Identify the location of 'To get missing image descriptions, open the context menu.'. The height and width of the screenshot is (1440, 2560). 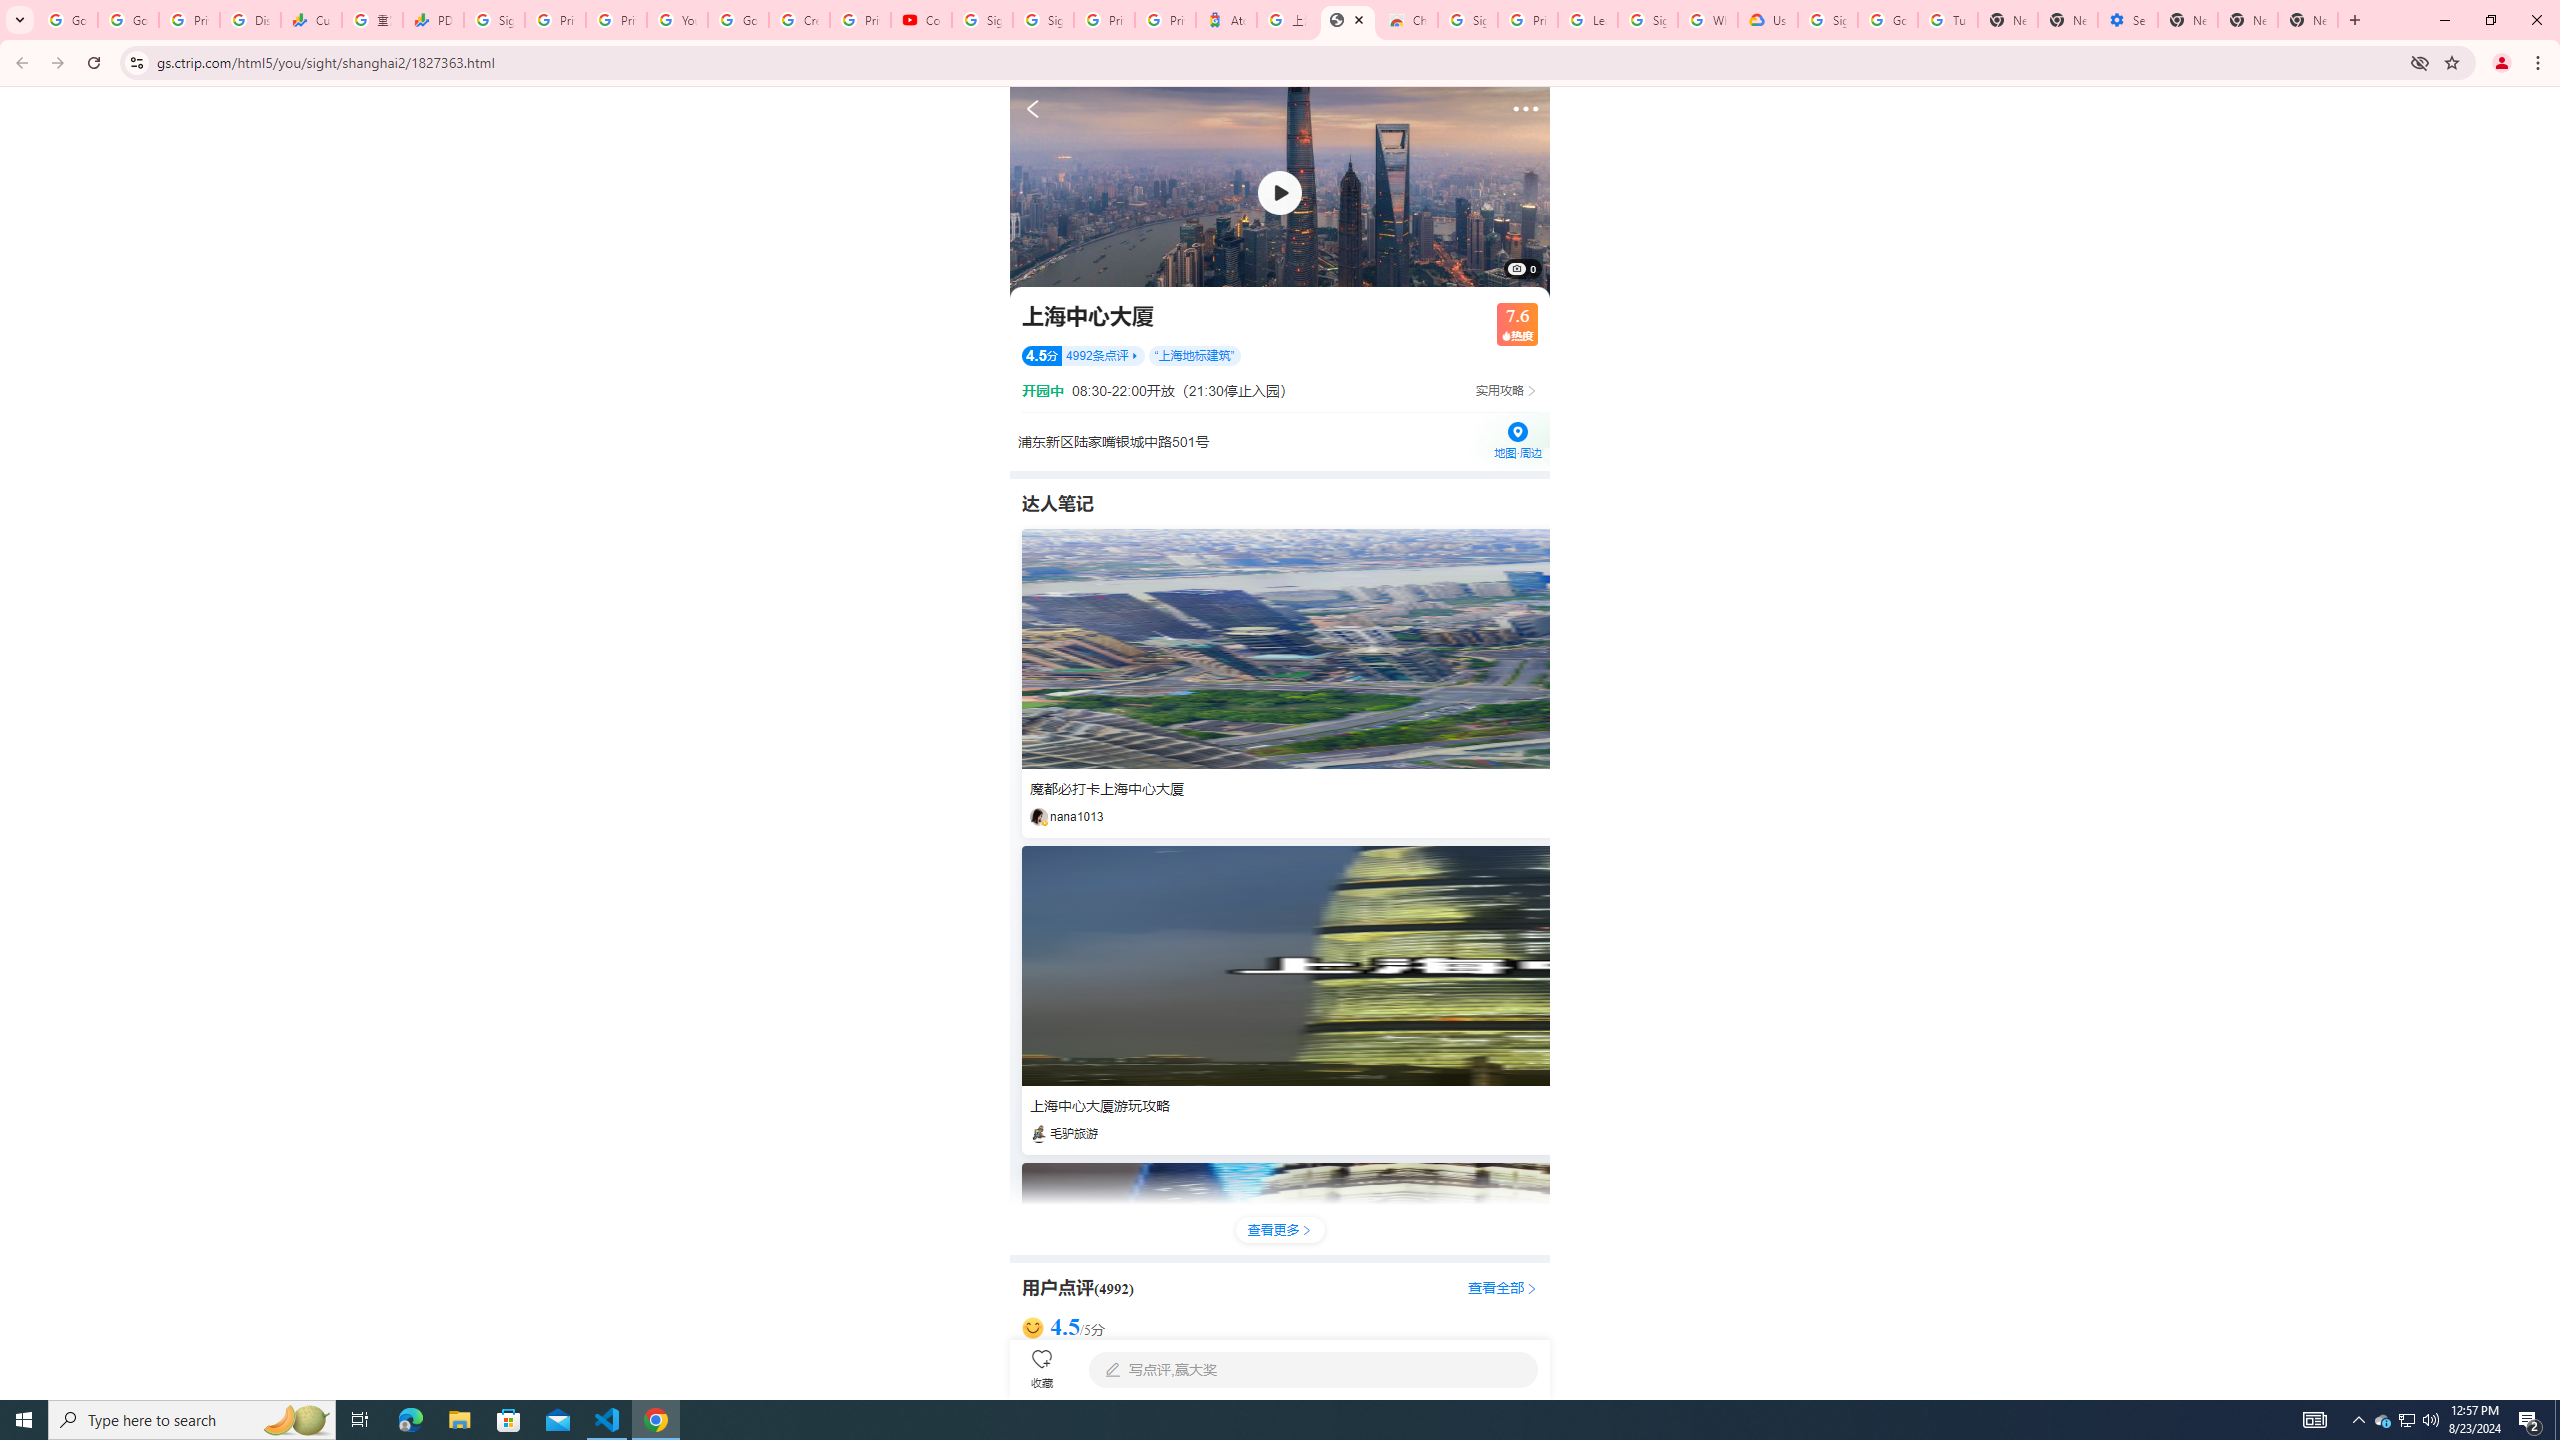
(1280, 191).